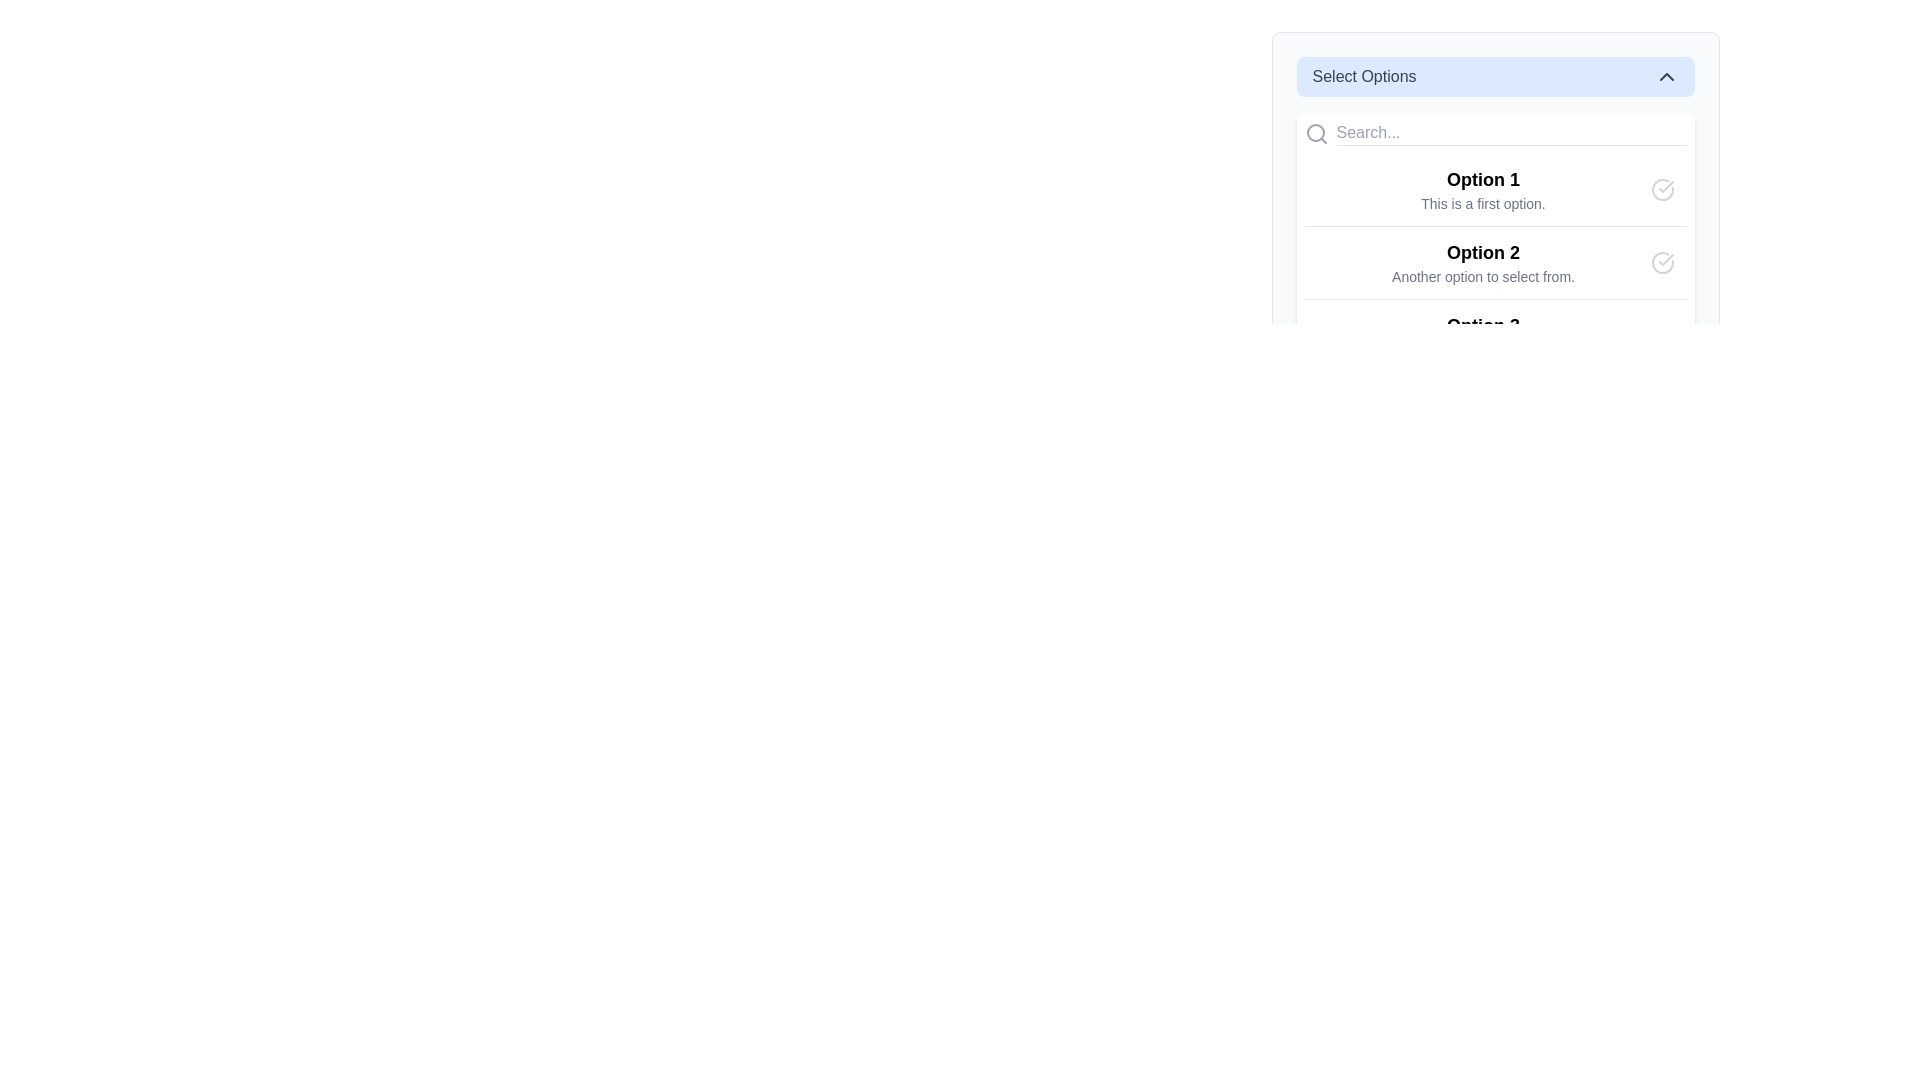 This screenshot has width=1920, height=1080. I want to click on the text label that reads 'Option 2' in bold styling, which is the second item in the list of selectable options beneath 'Select Options', so click(1483, 261).